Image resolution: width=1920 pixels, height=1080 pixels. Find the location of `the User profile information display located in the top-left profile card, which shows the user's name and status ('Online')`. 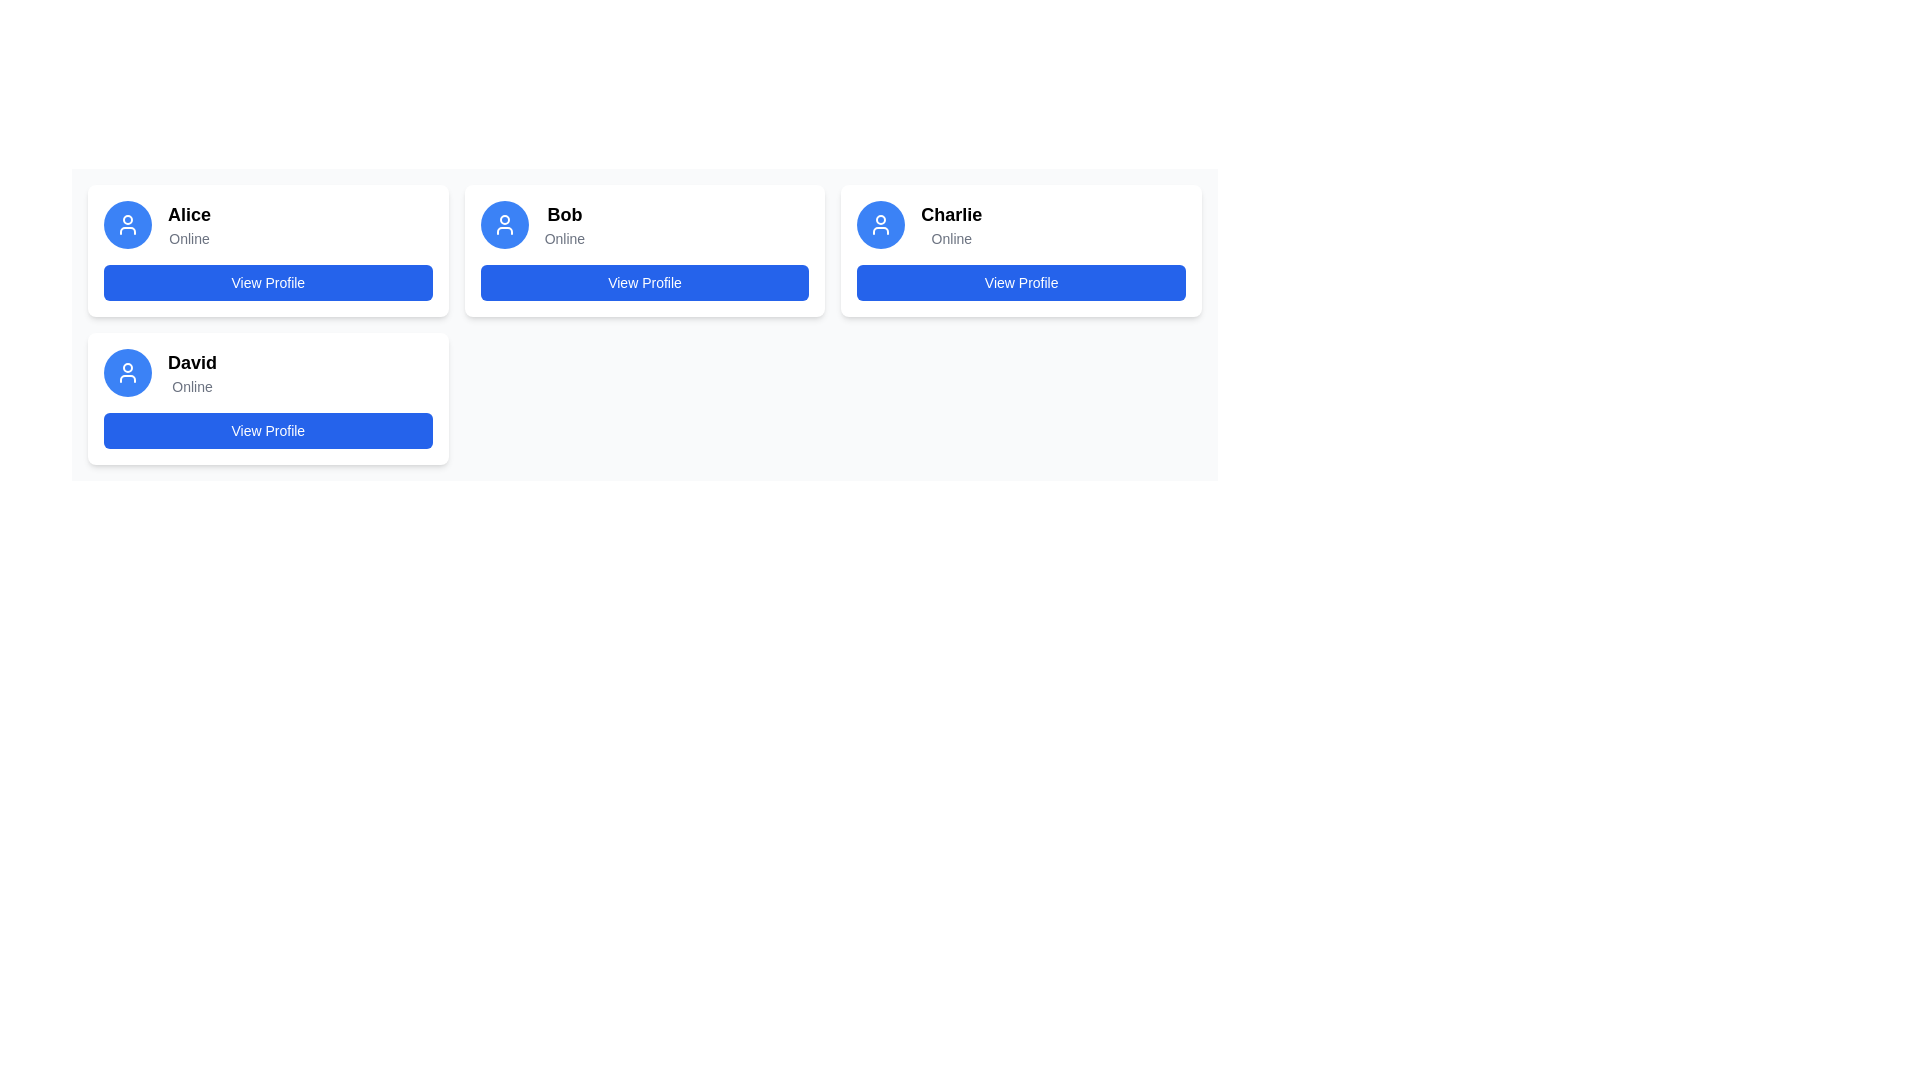

the User profile information display located in the top-left profile card, which shows the user's name and status ('Online') is located at coordinates (267, 224).